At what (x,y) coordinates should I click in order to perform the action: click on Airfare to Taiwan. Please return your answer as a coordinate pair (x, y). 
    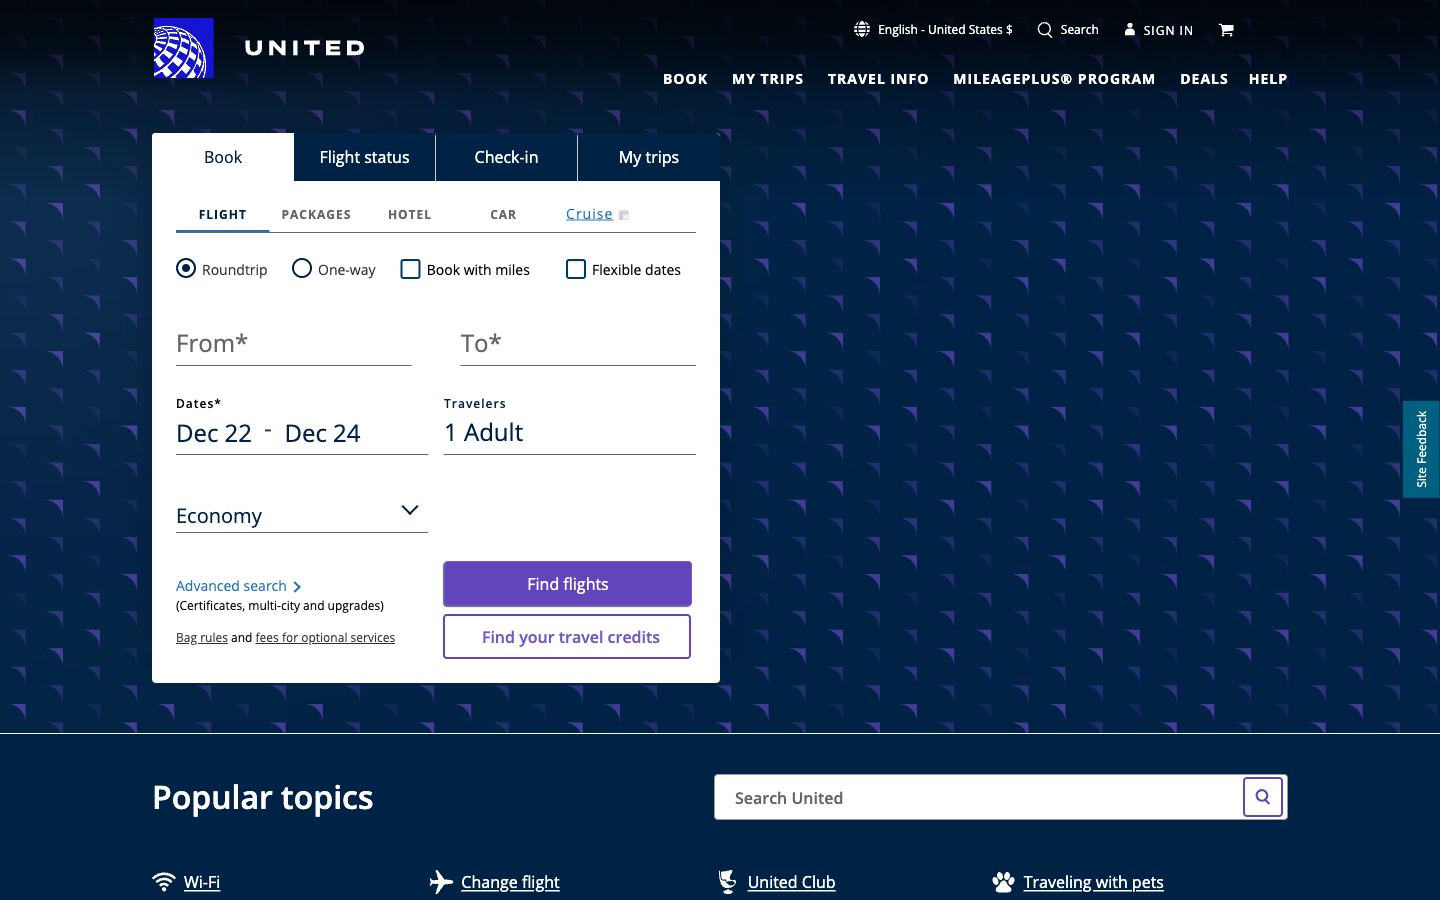
    Looking at the image, I should click on (1265, 799).